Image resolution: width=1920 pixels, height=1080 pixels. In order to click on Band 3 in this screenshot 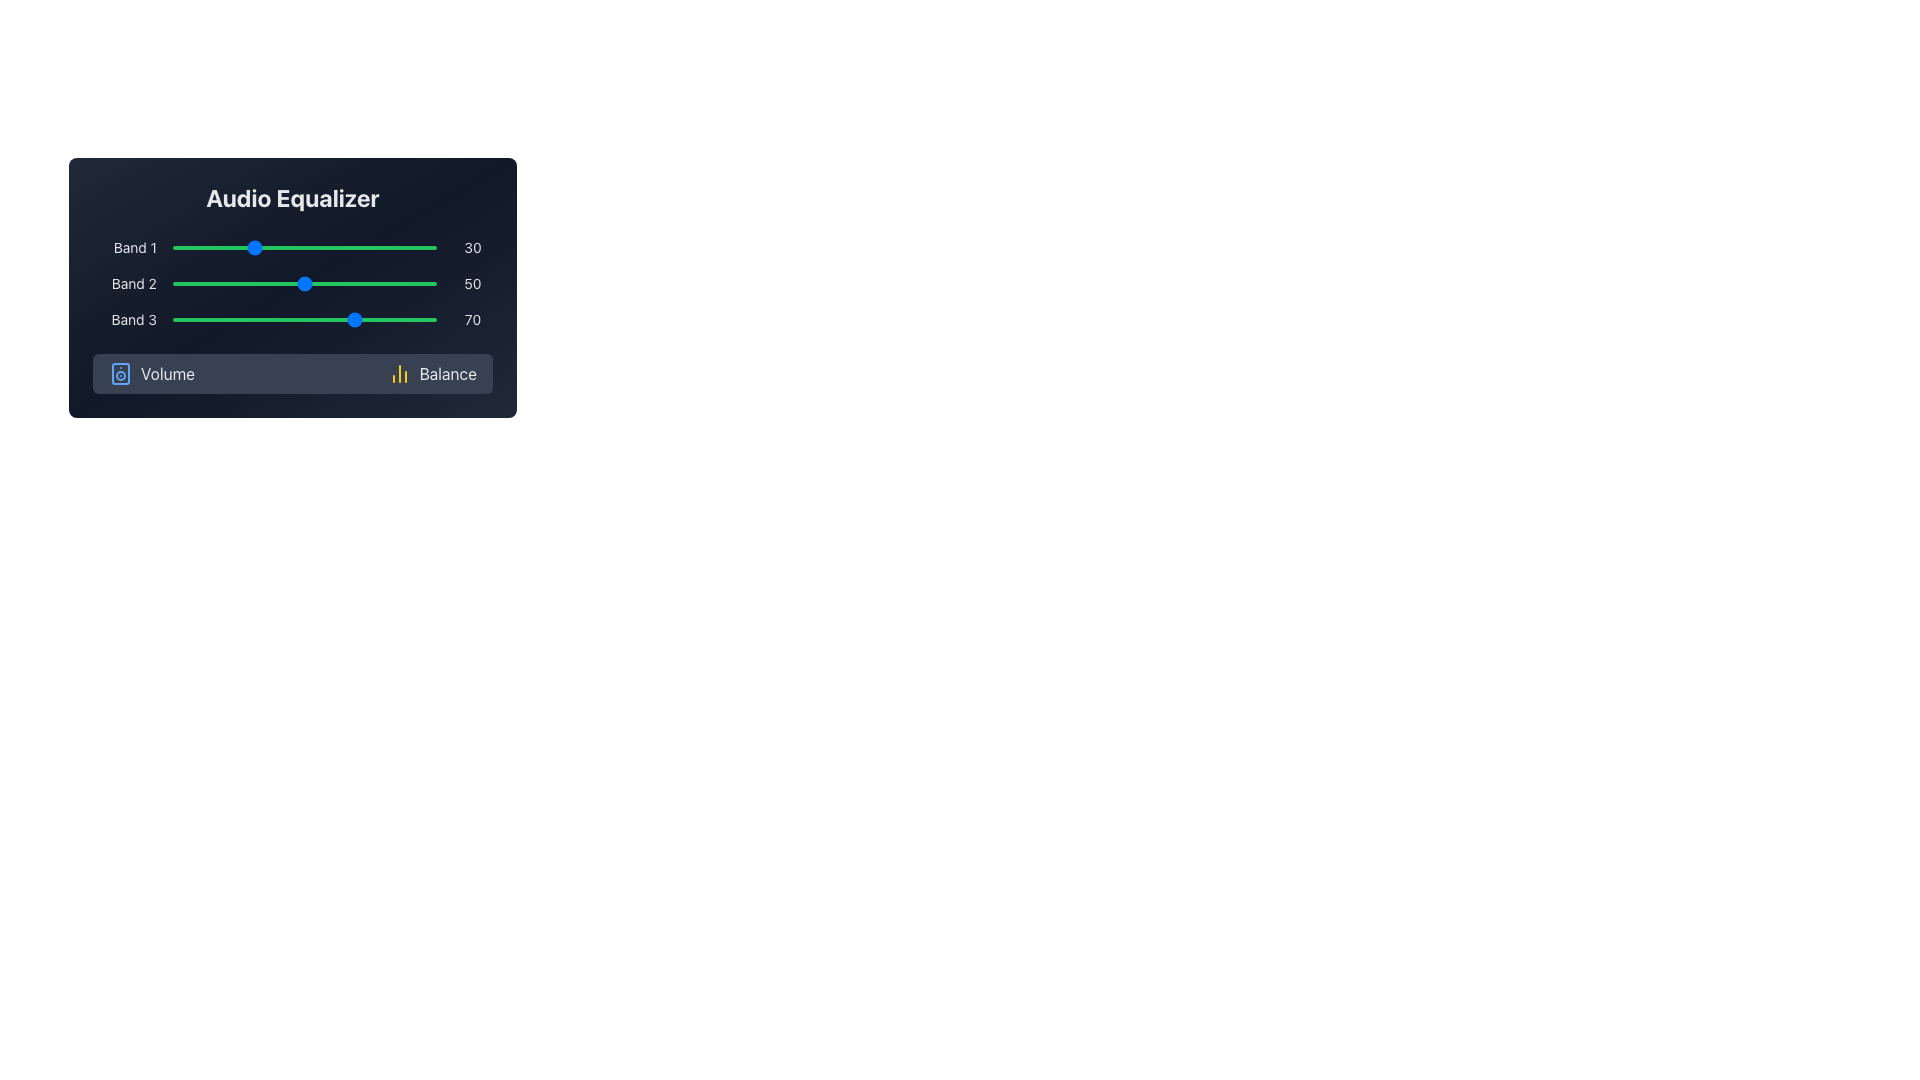, I will do `click(196, 319)`.